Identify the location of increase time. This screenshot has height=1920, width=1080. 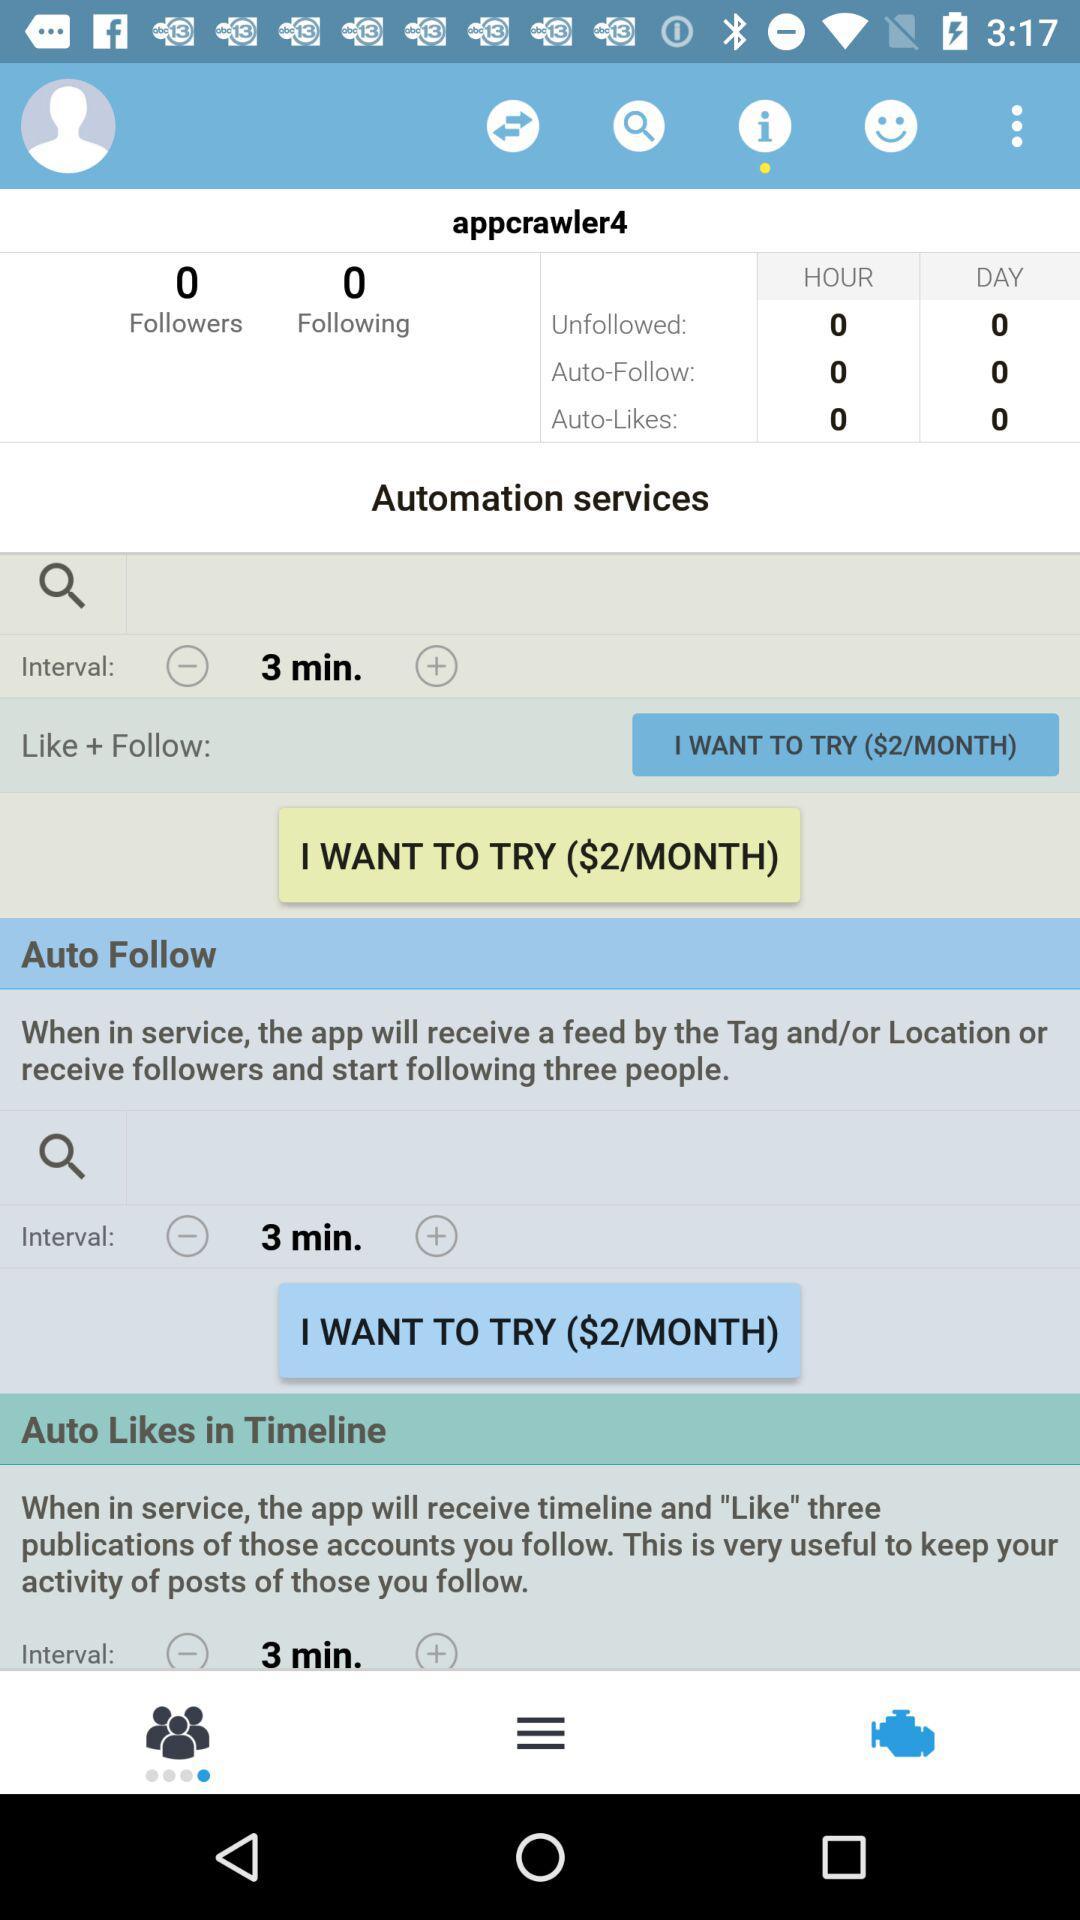
(435, 1235).